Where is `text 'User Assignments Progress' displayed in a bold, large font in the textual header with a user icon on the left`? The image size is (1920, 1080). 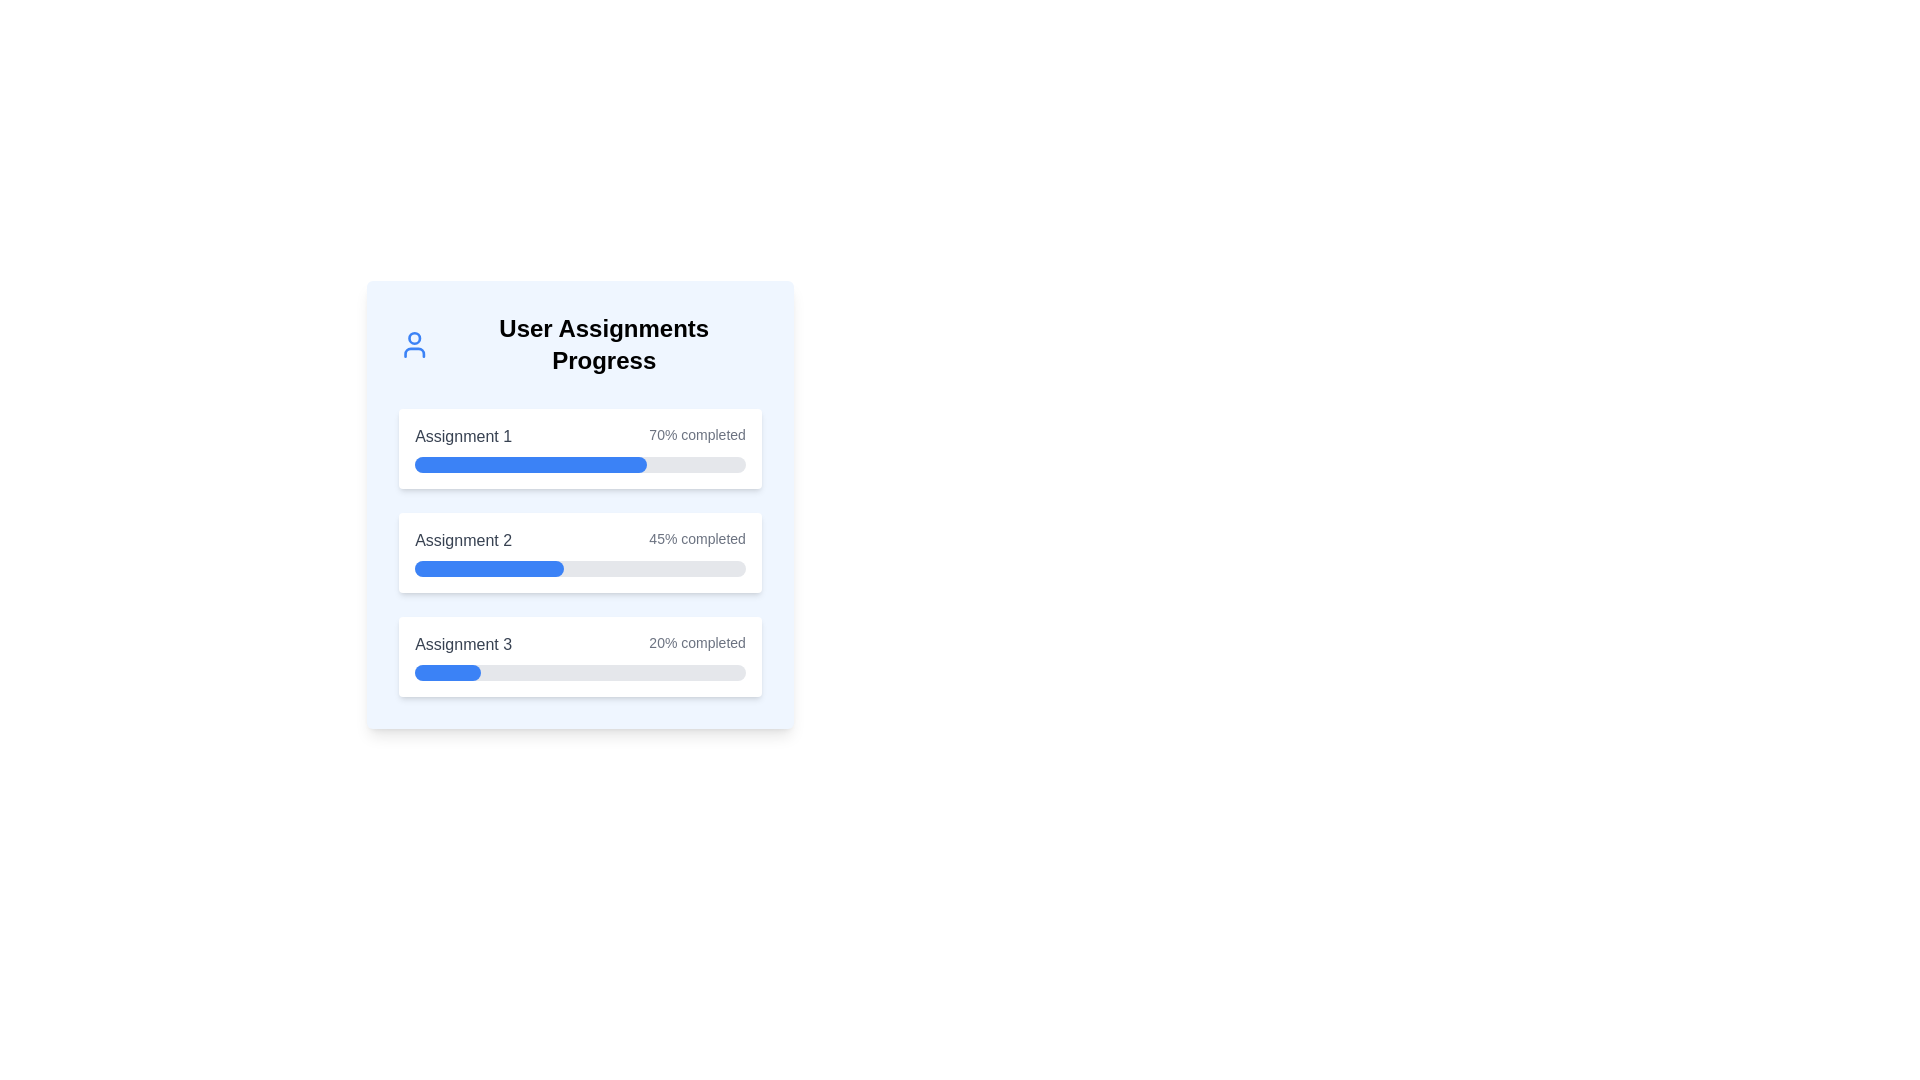 text 'User Assignments Progress' displayed in a bold, large font in the textual header with a user icon on the left is located at coordinates (579, 343).